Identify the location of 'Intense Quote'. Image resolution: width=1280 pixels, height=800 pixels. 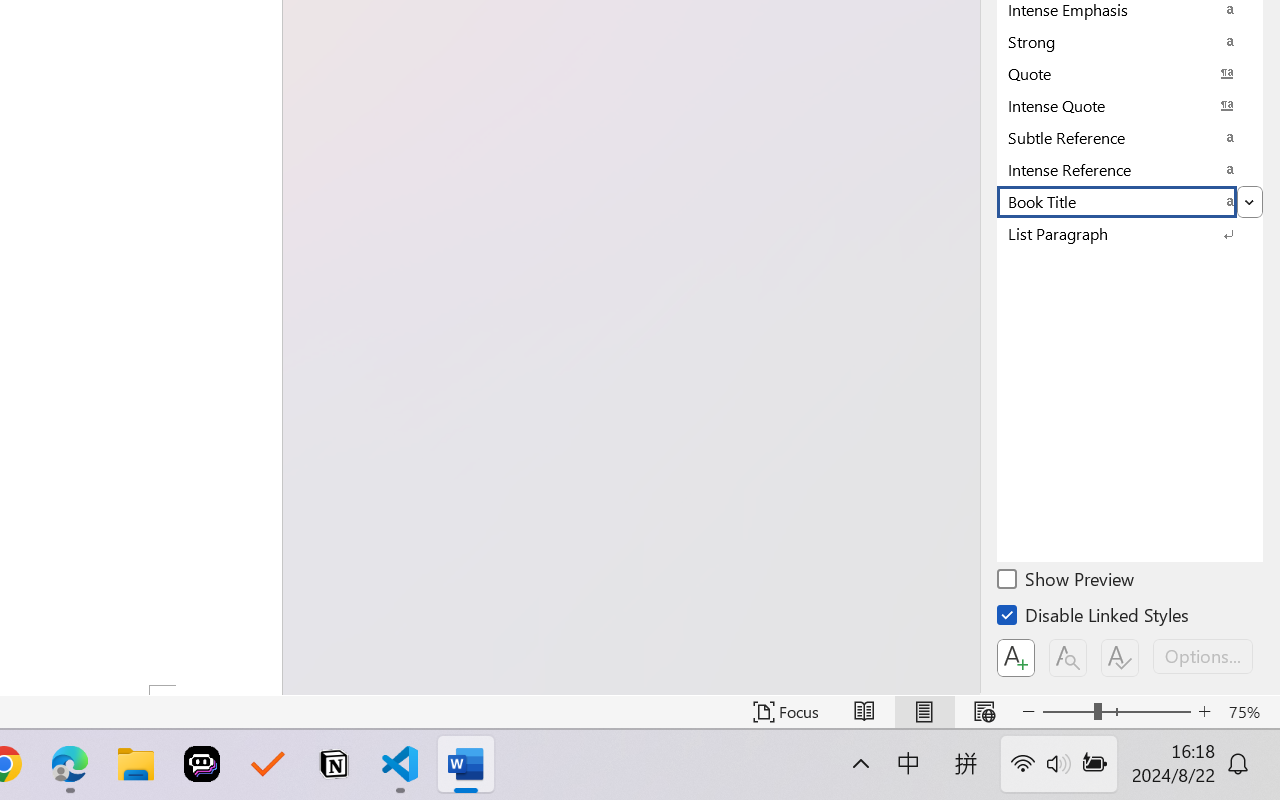
(1130, 104).